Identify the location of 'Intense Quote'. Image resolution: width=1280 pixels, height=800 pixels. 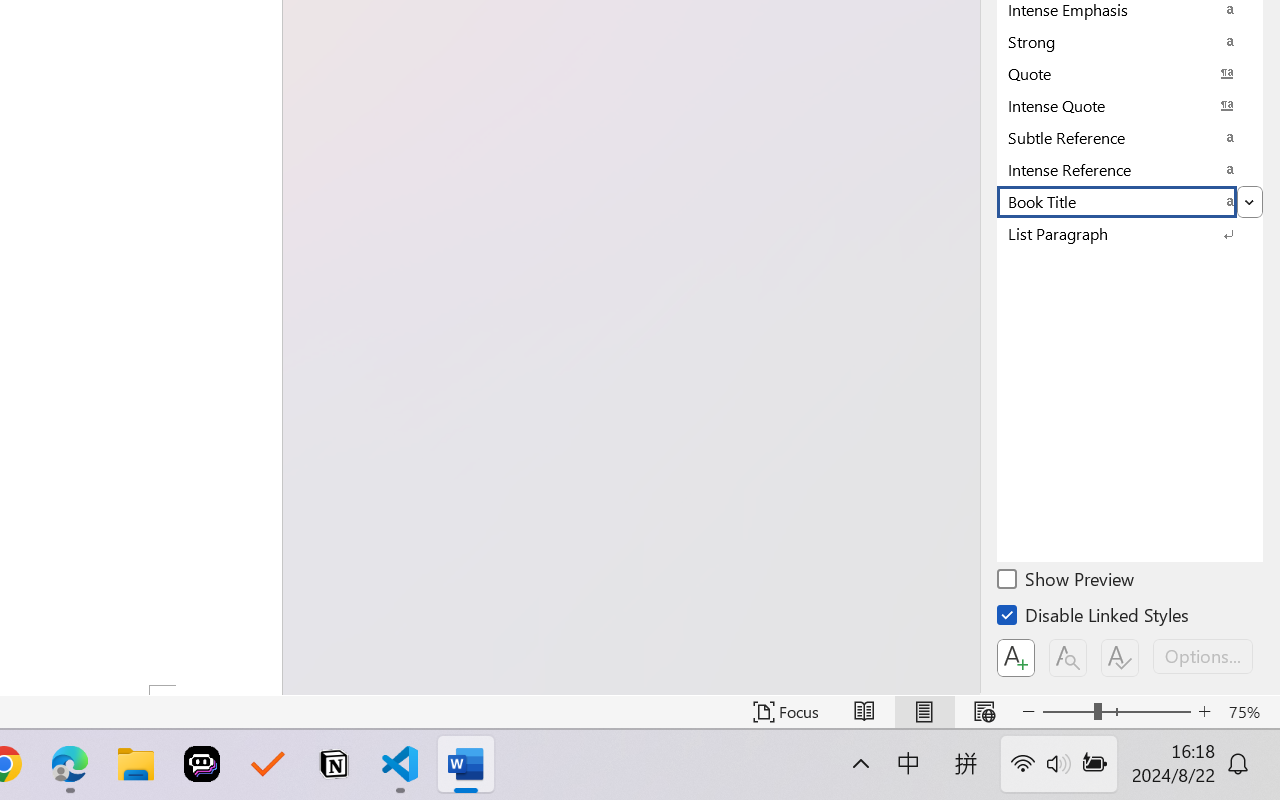
(1130, 104).